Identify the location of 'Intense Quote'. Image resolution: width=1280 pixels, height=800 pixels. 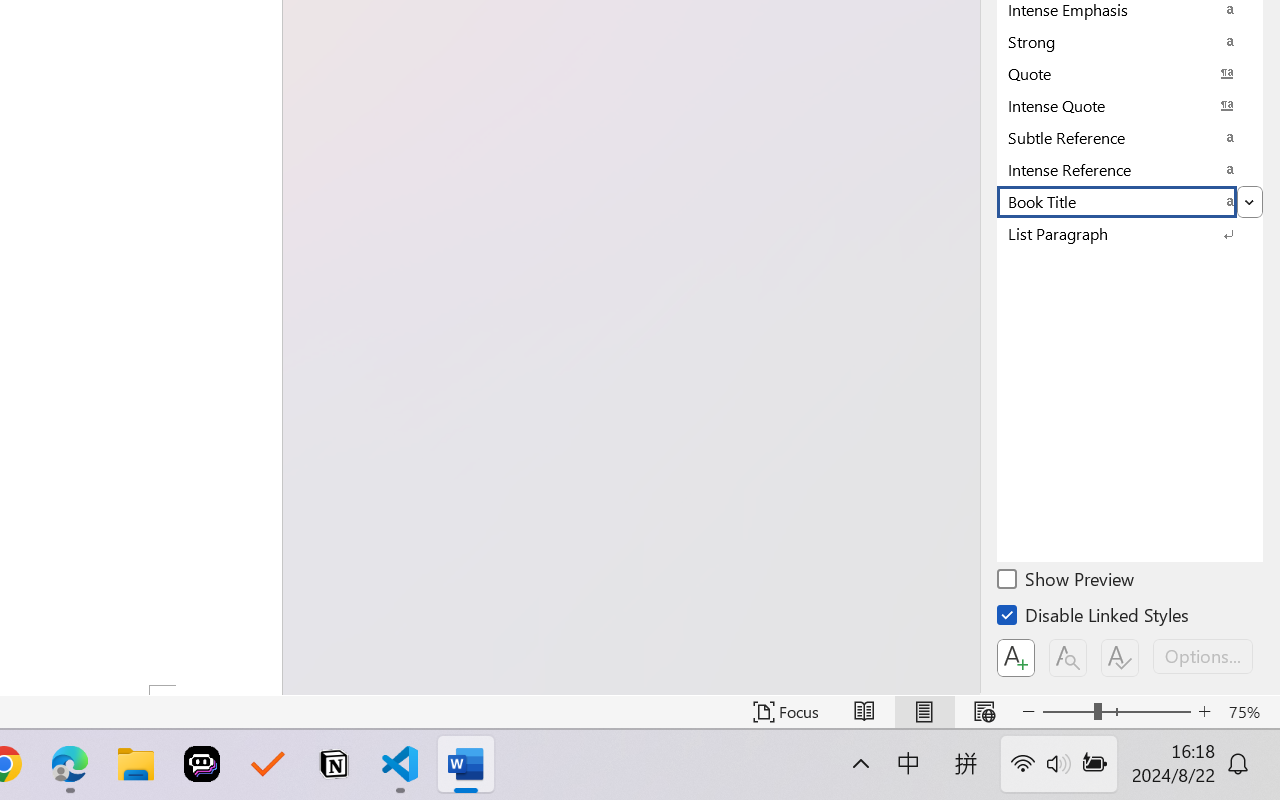
(1130, 104).